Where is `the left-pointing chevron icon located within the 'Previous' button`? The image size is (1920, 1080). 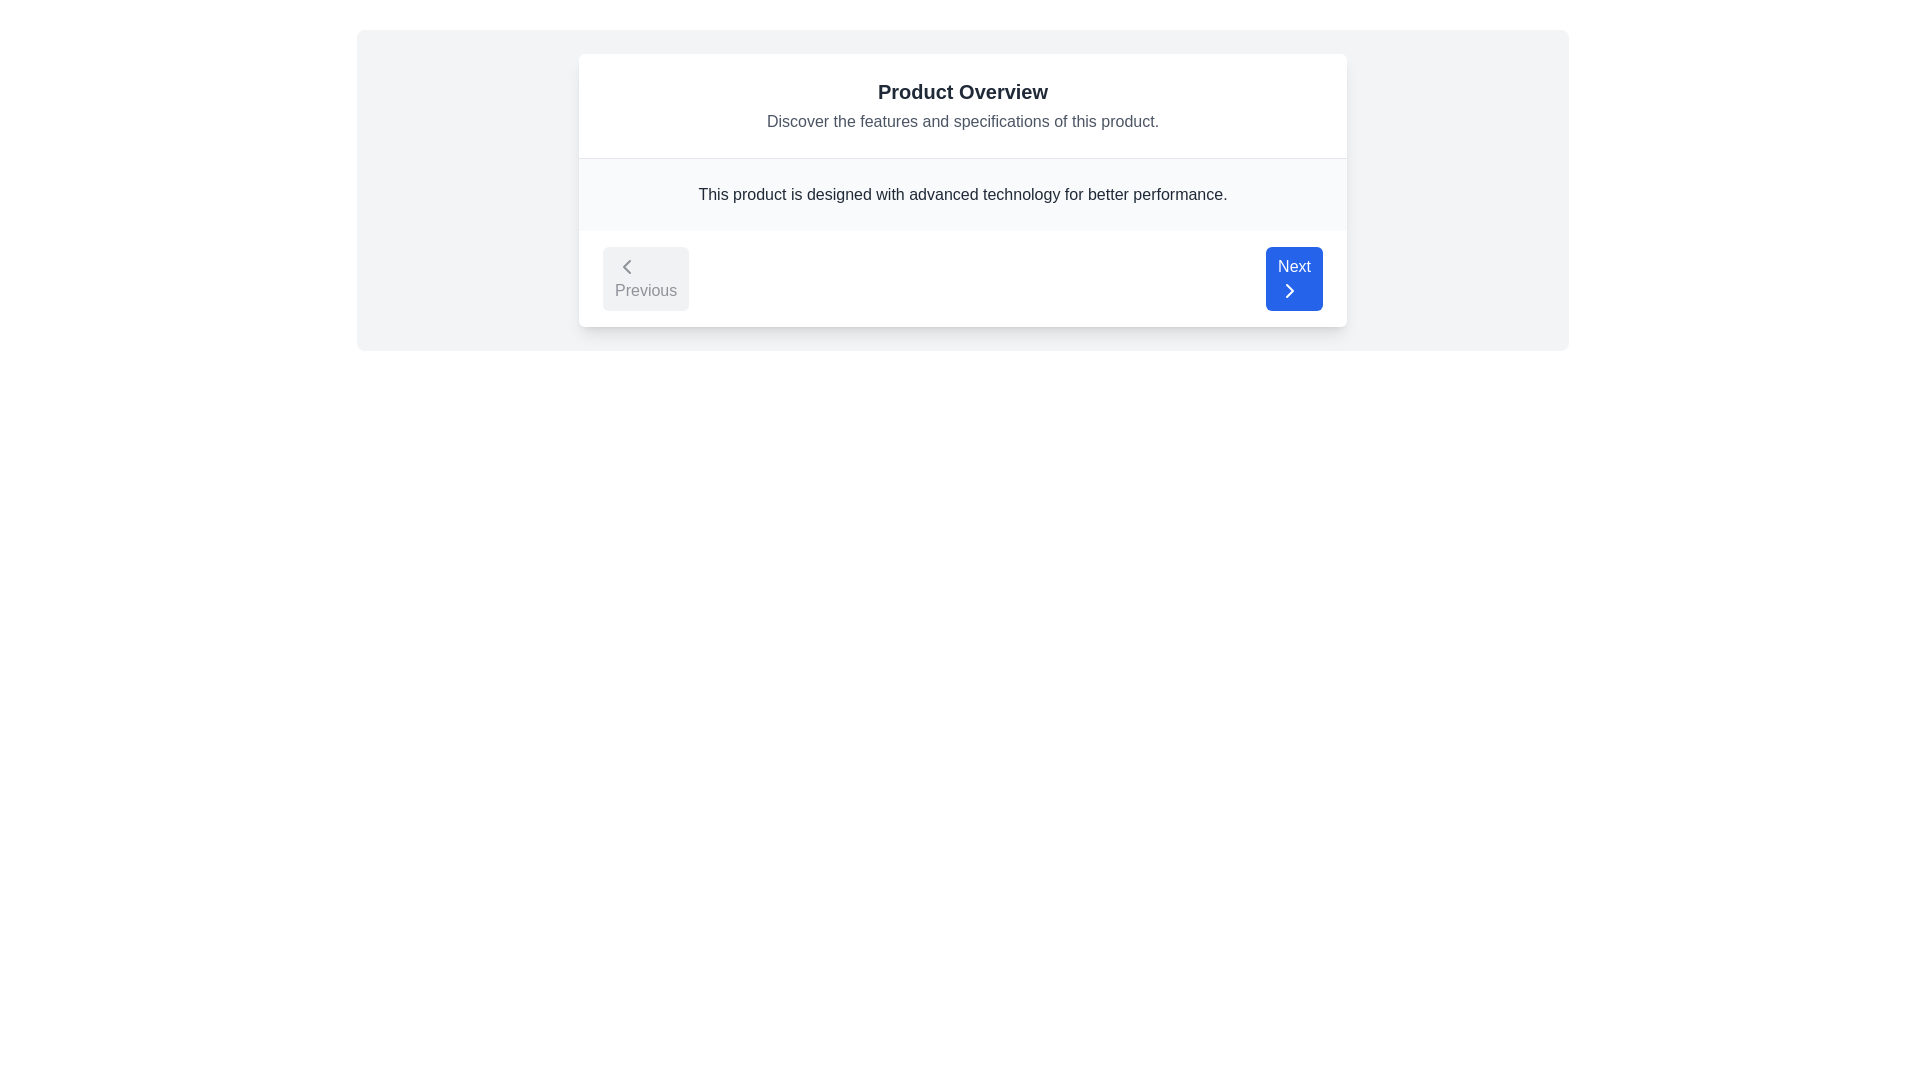
the left-pointing chevron icon located within the 'Previous' button is located at coordinates (626, 265).